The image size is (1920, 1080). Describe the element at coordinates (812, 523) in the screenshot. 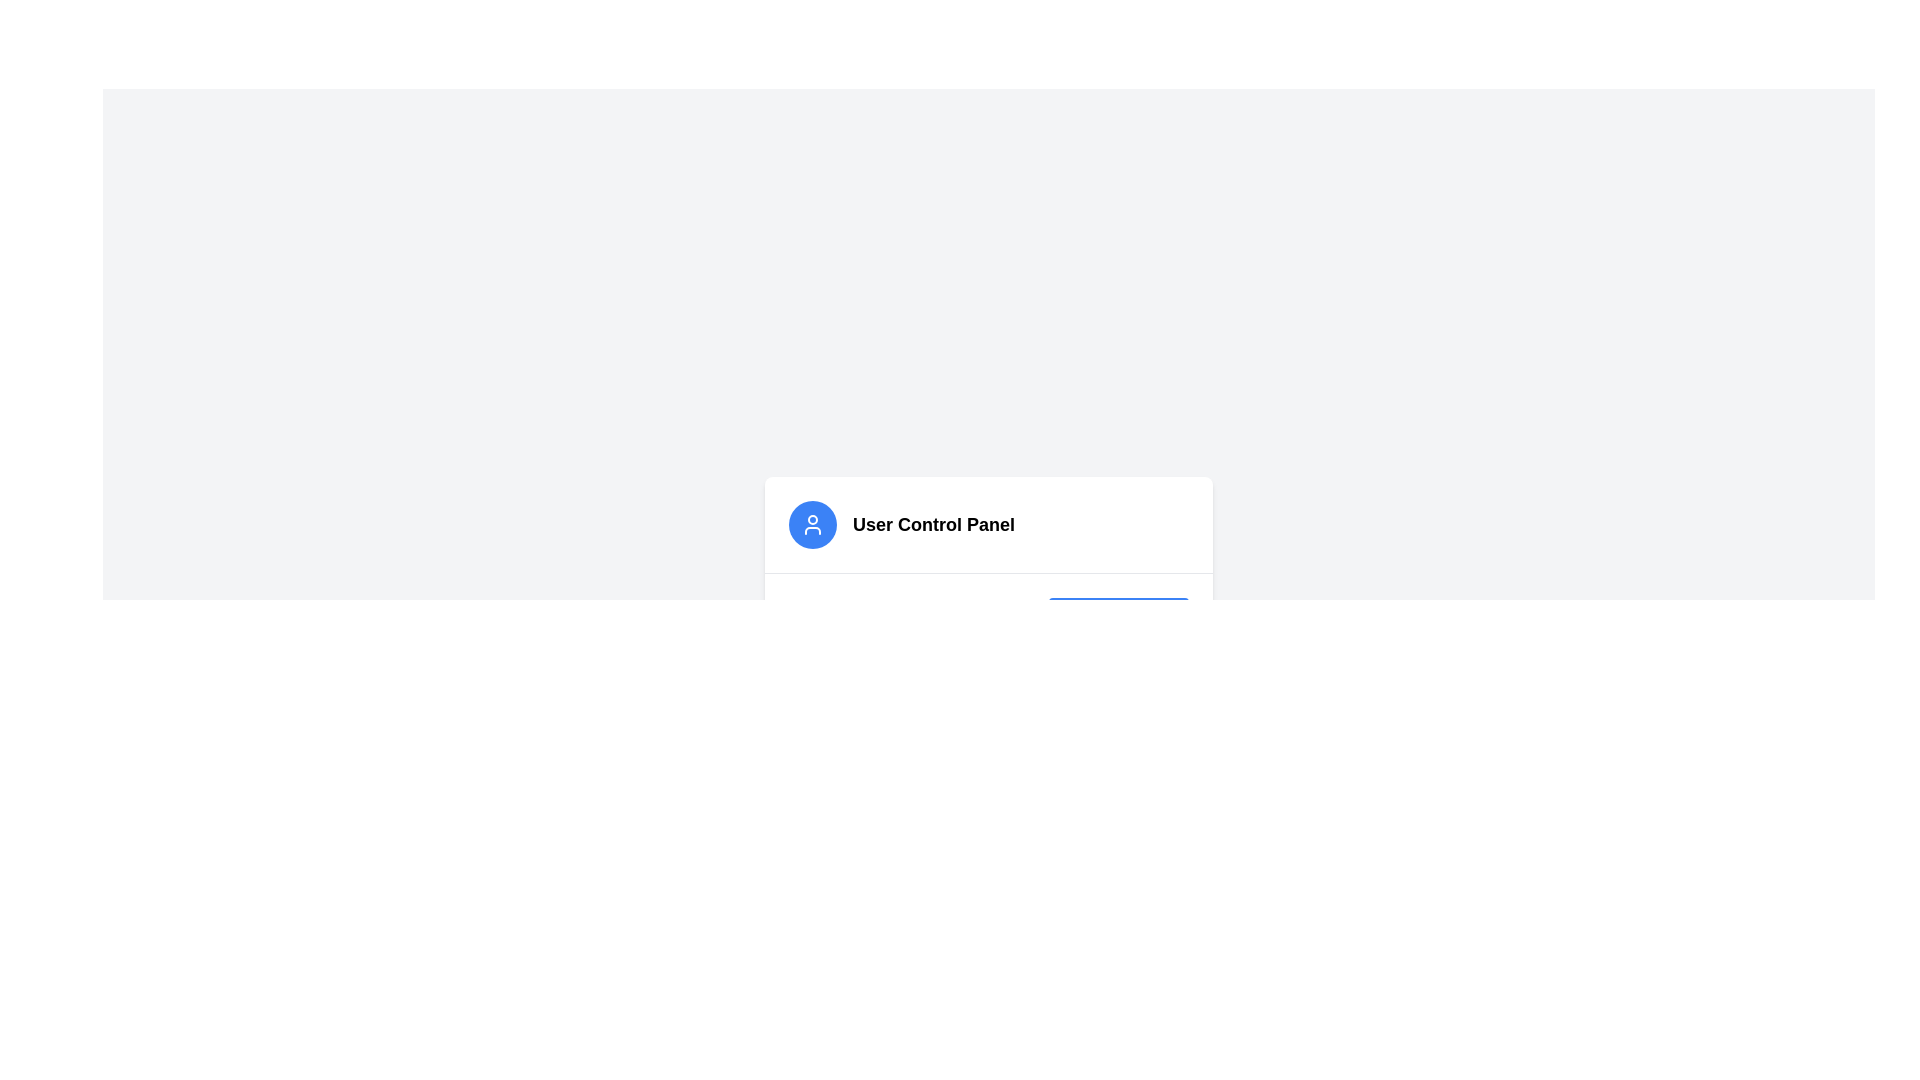

I see `the user icon, which is a visual representation of a user or profile, located to the left of the 'User Control Panel' text label` at that location.